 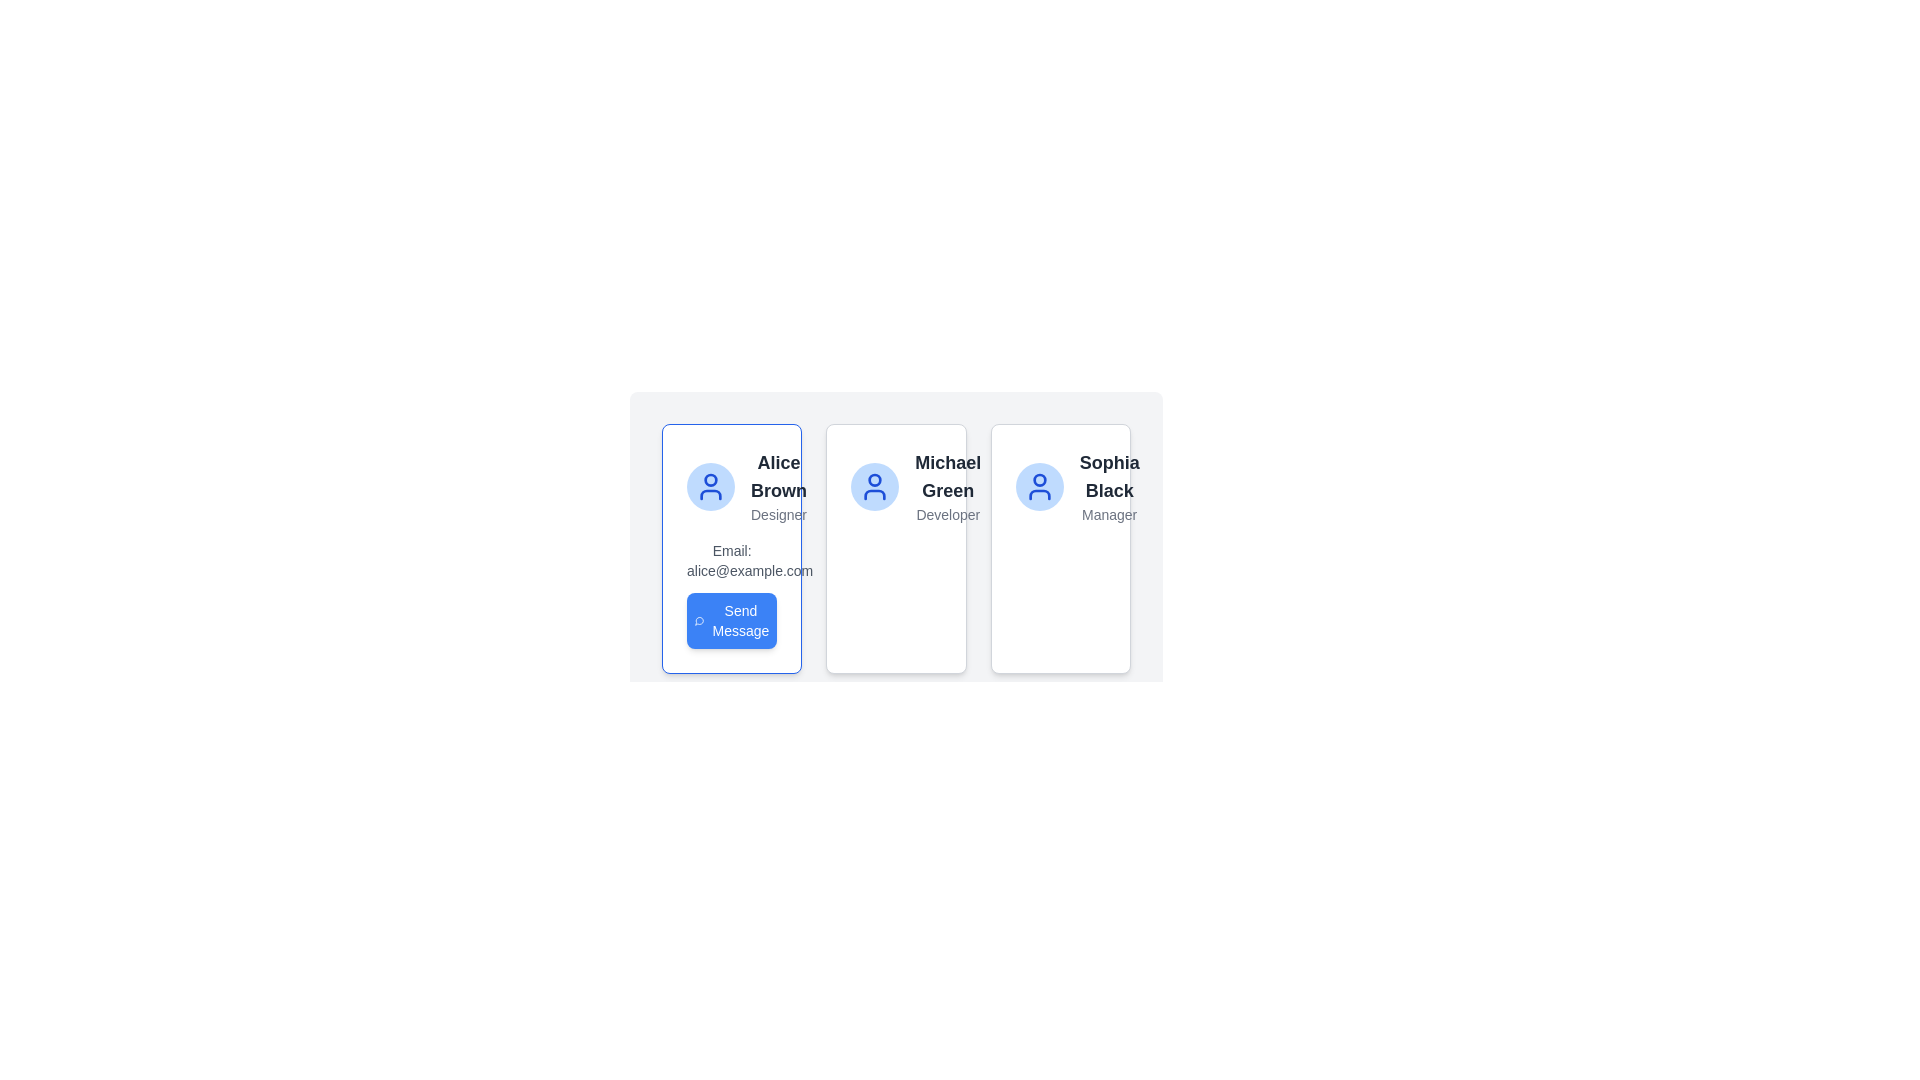 What do you see at coordinates (947, 486) in the screenshot?
I see `identification Label that displays the individual's name and role, located in the middle card of a horizontally aligned group of cards, between 'Alice Brown' and 'Sophia Black'` at bounding box center [947, 486].